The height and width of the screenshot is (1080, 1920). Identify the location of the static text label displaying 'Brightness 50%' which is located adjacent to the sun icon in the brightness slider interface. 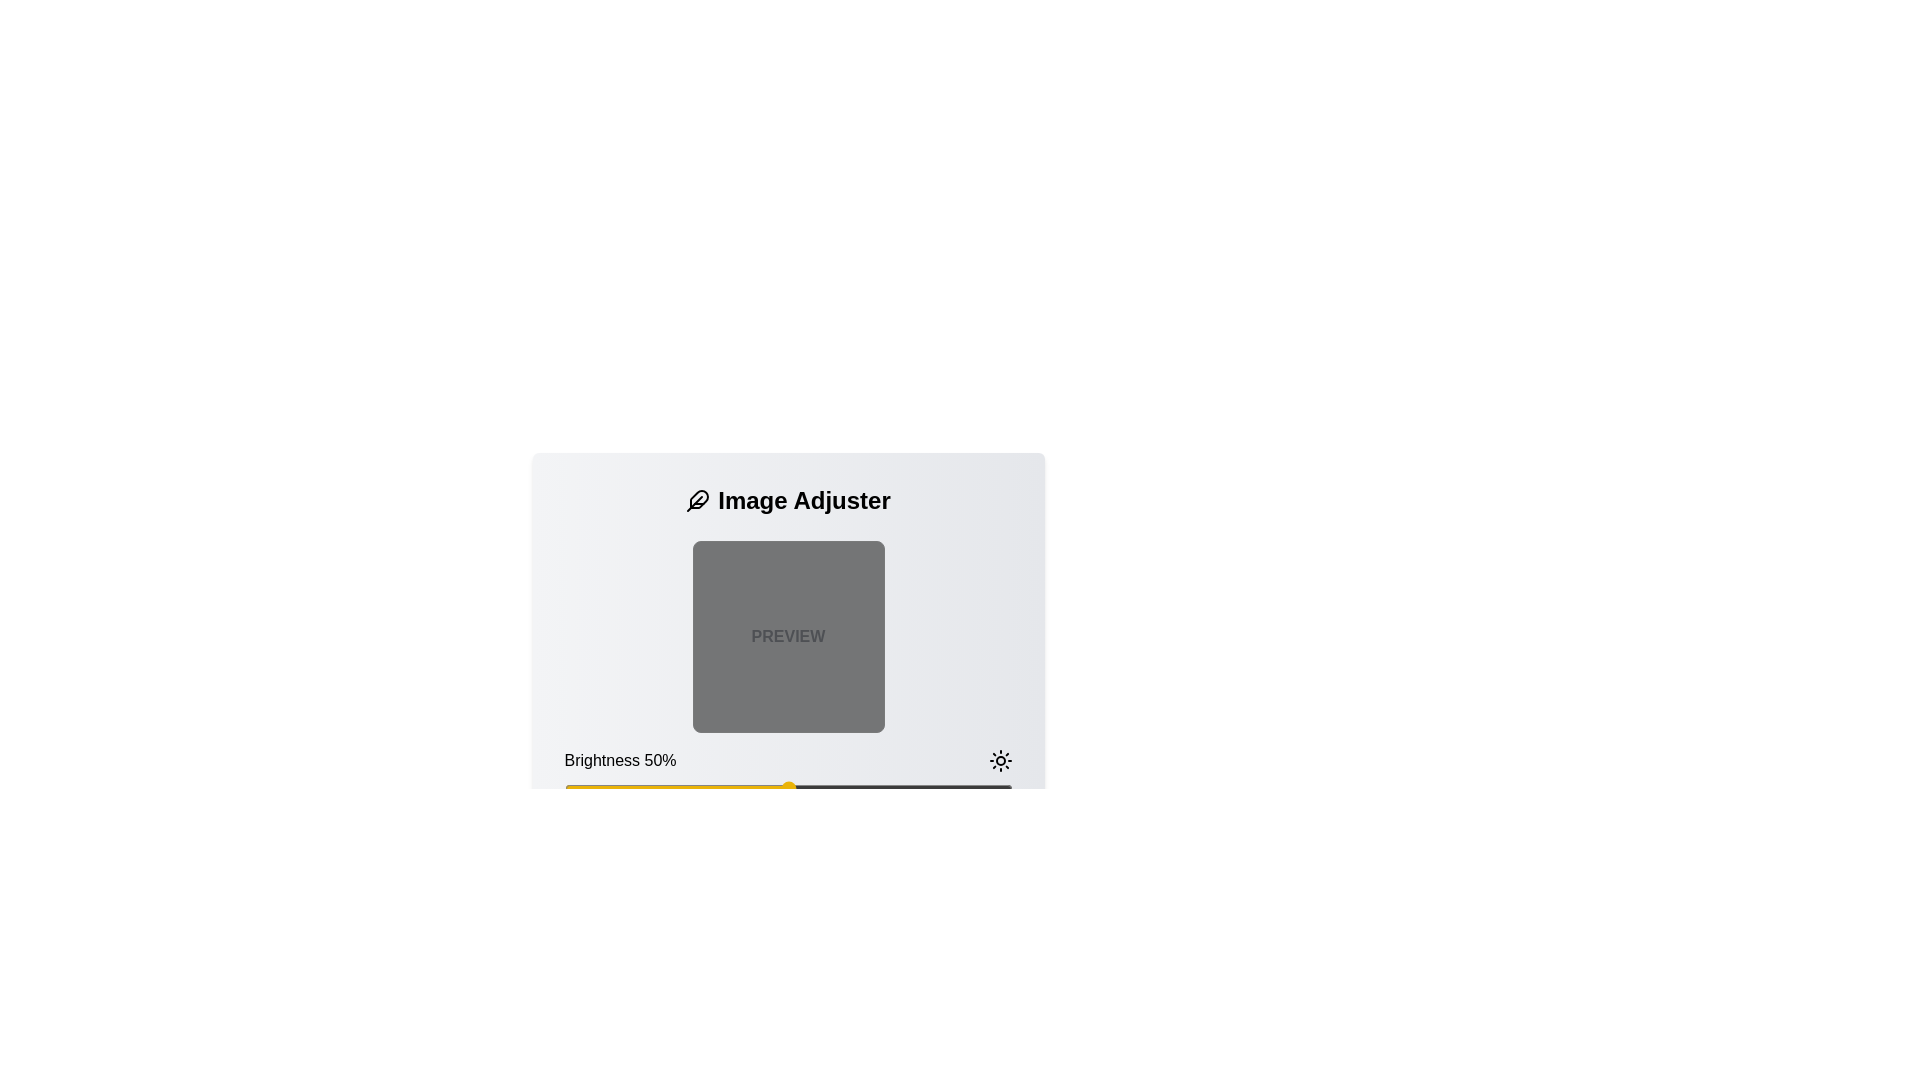
(787, 775).